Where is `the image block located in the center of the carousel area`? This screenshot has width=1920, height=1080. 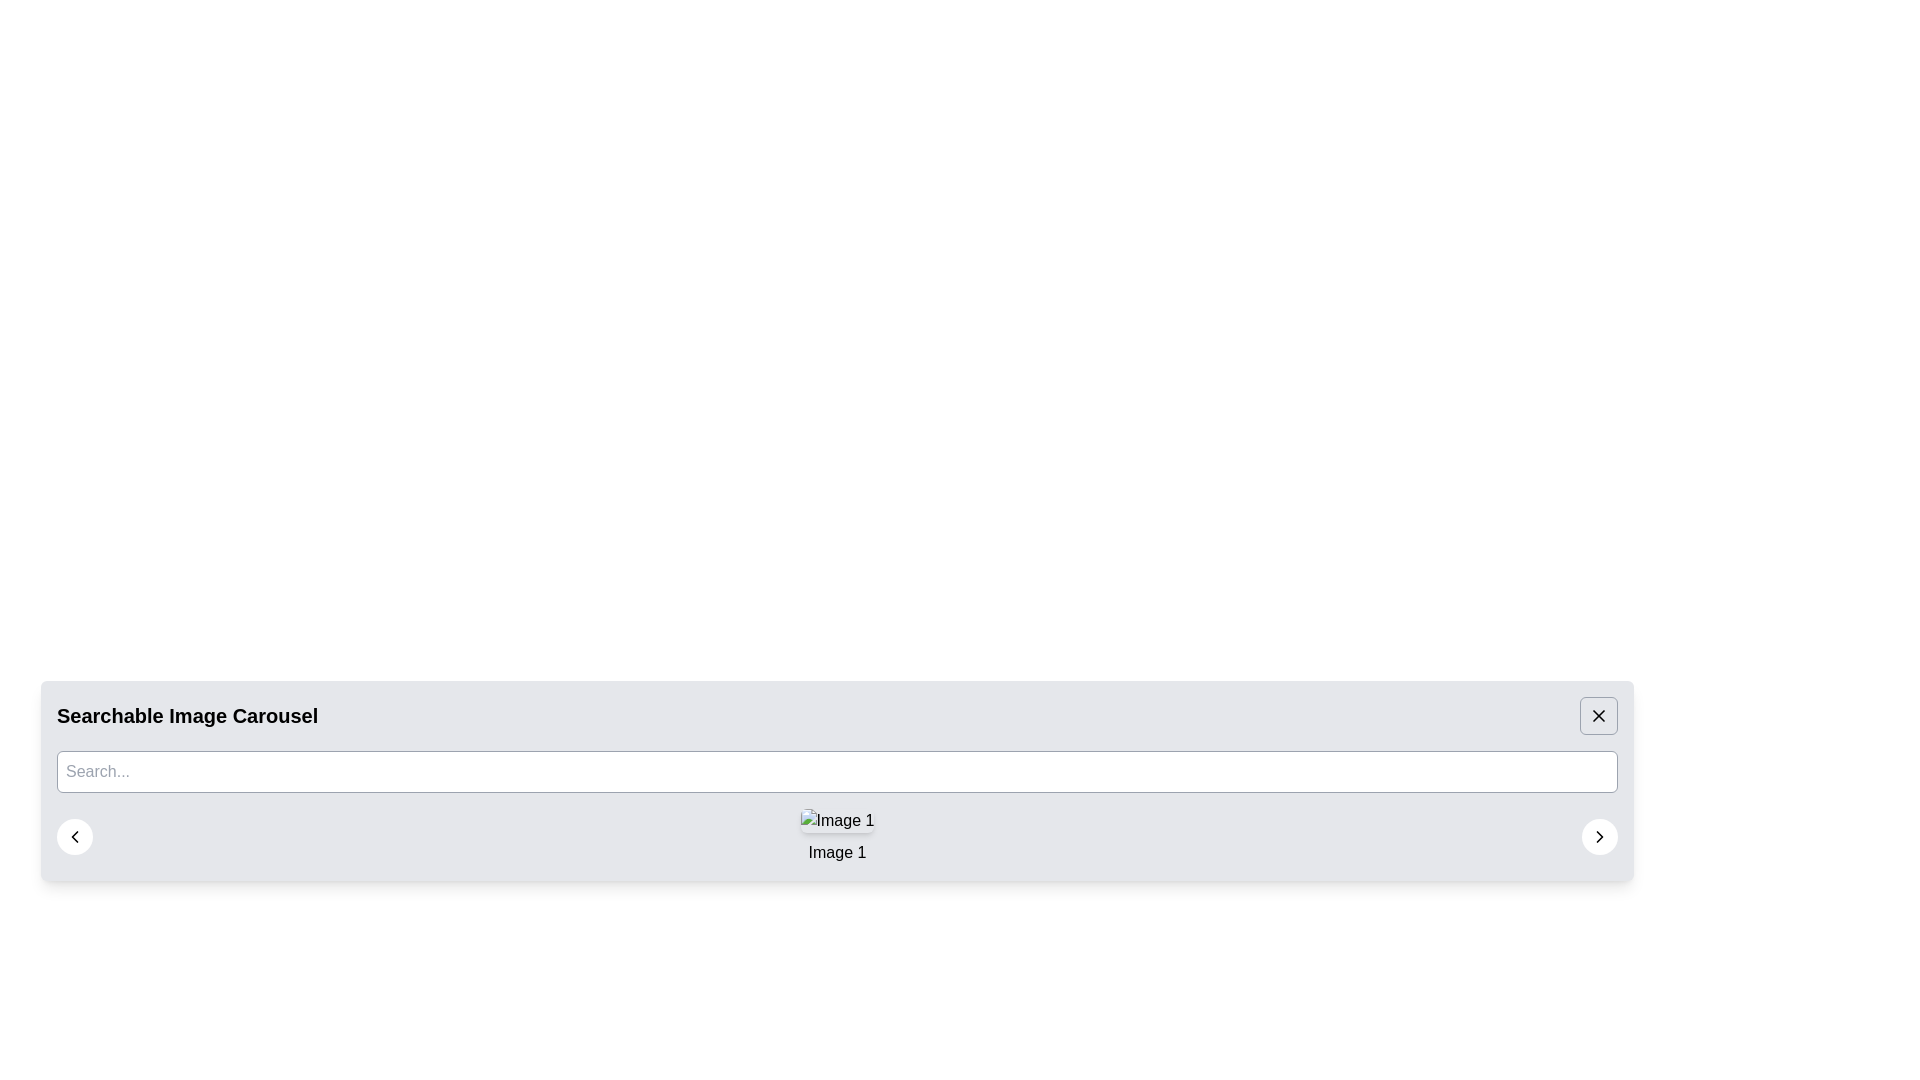 the image block located in the center of the carousel area is located at coordinates (837, 837).